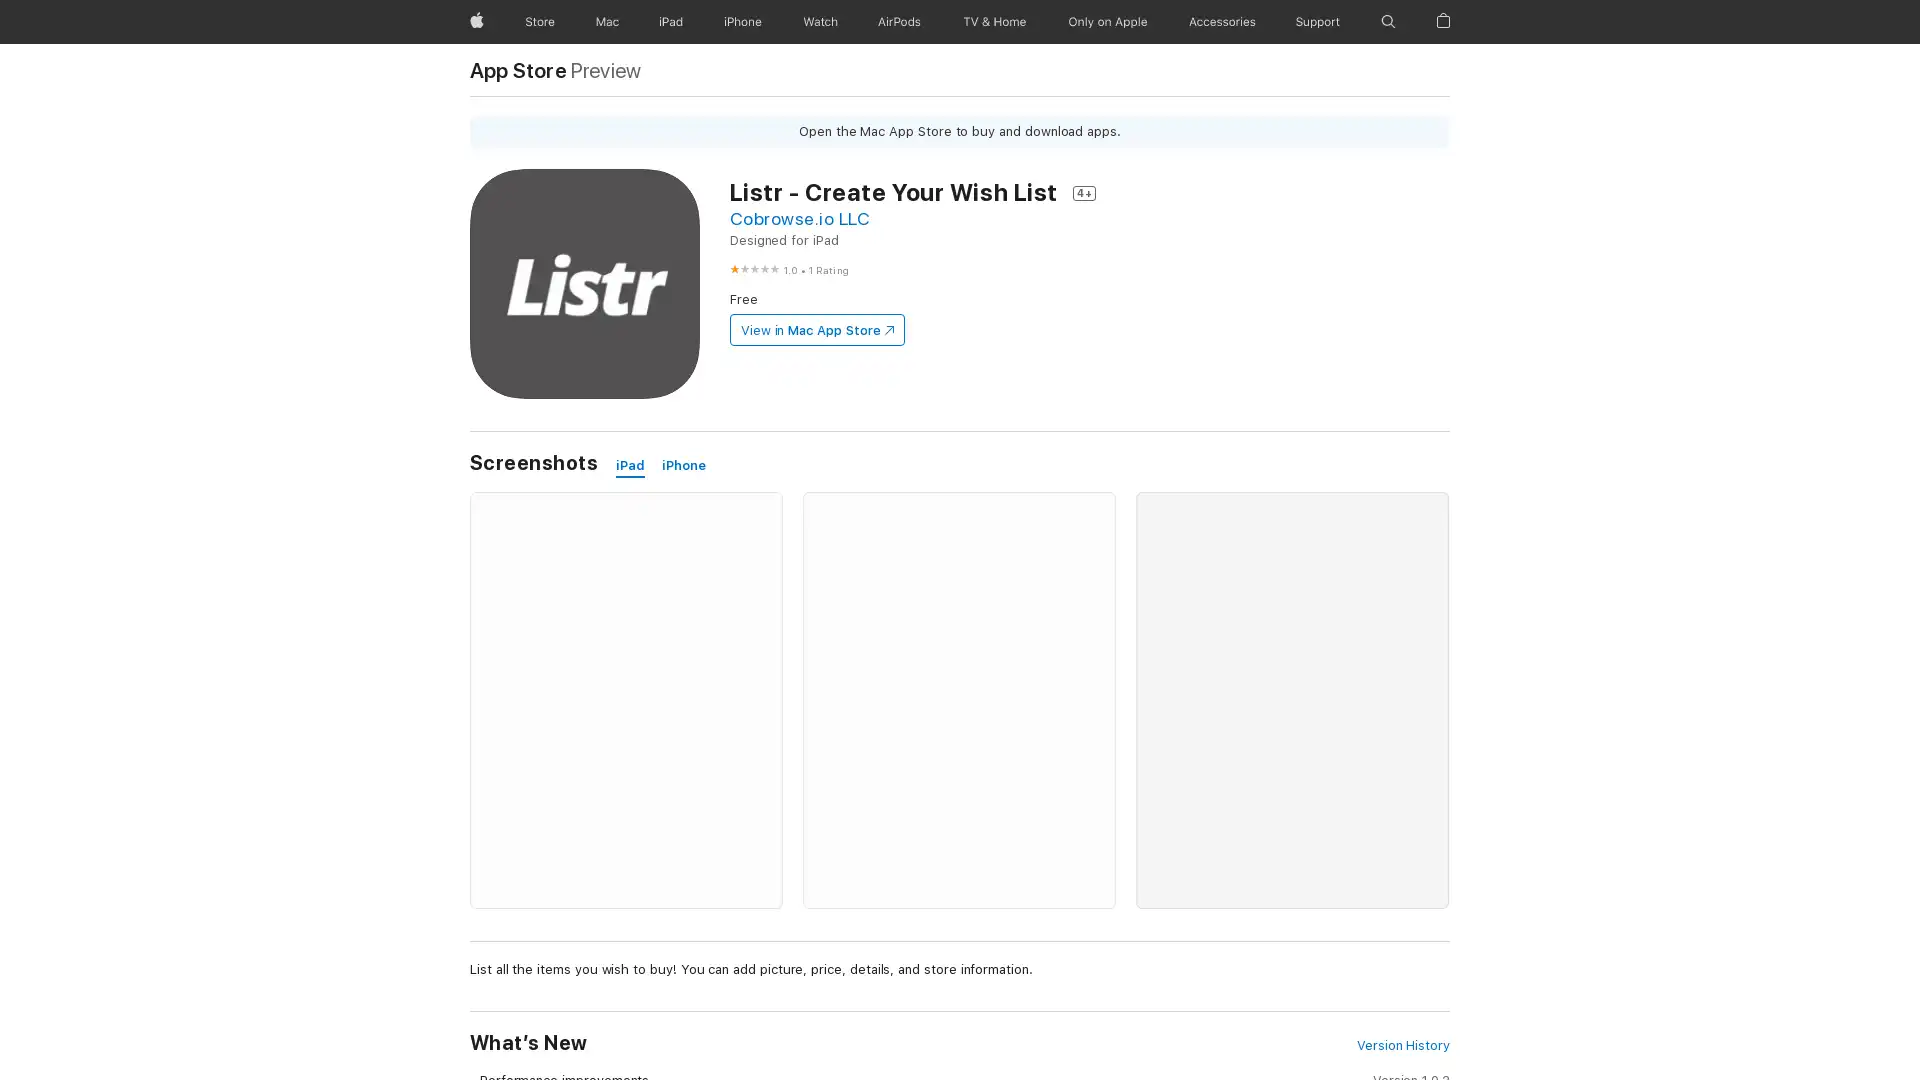  Describe the element at coordinates (1401, 1044) in the screenshot. I see `Version History` at that location.